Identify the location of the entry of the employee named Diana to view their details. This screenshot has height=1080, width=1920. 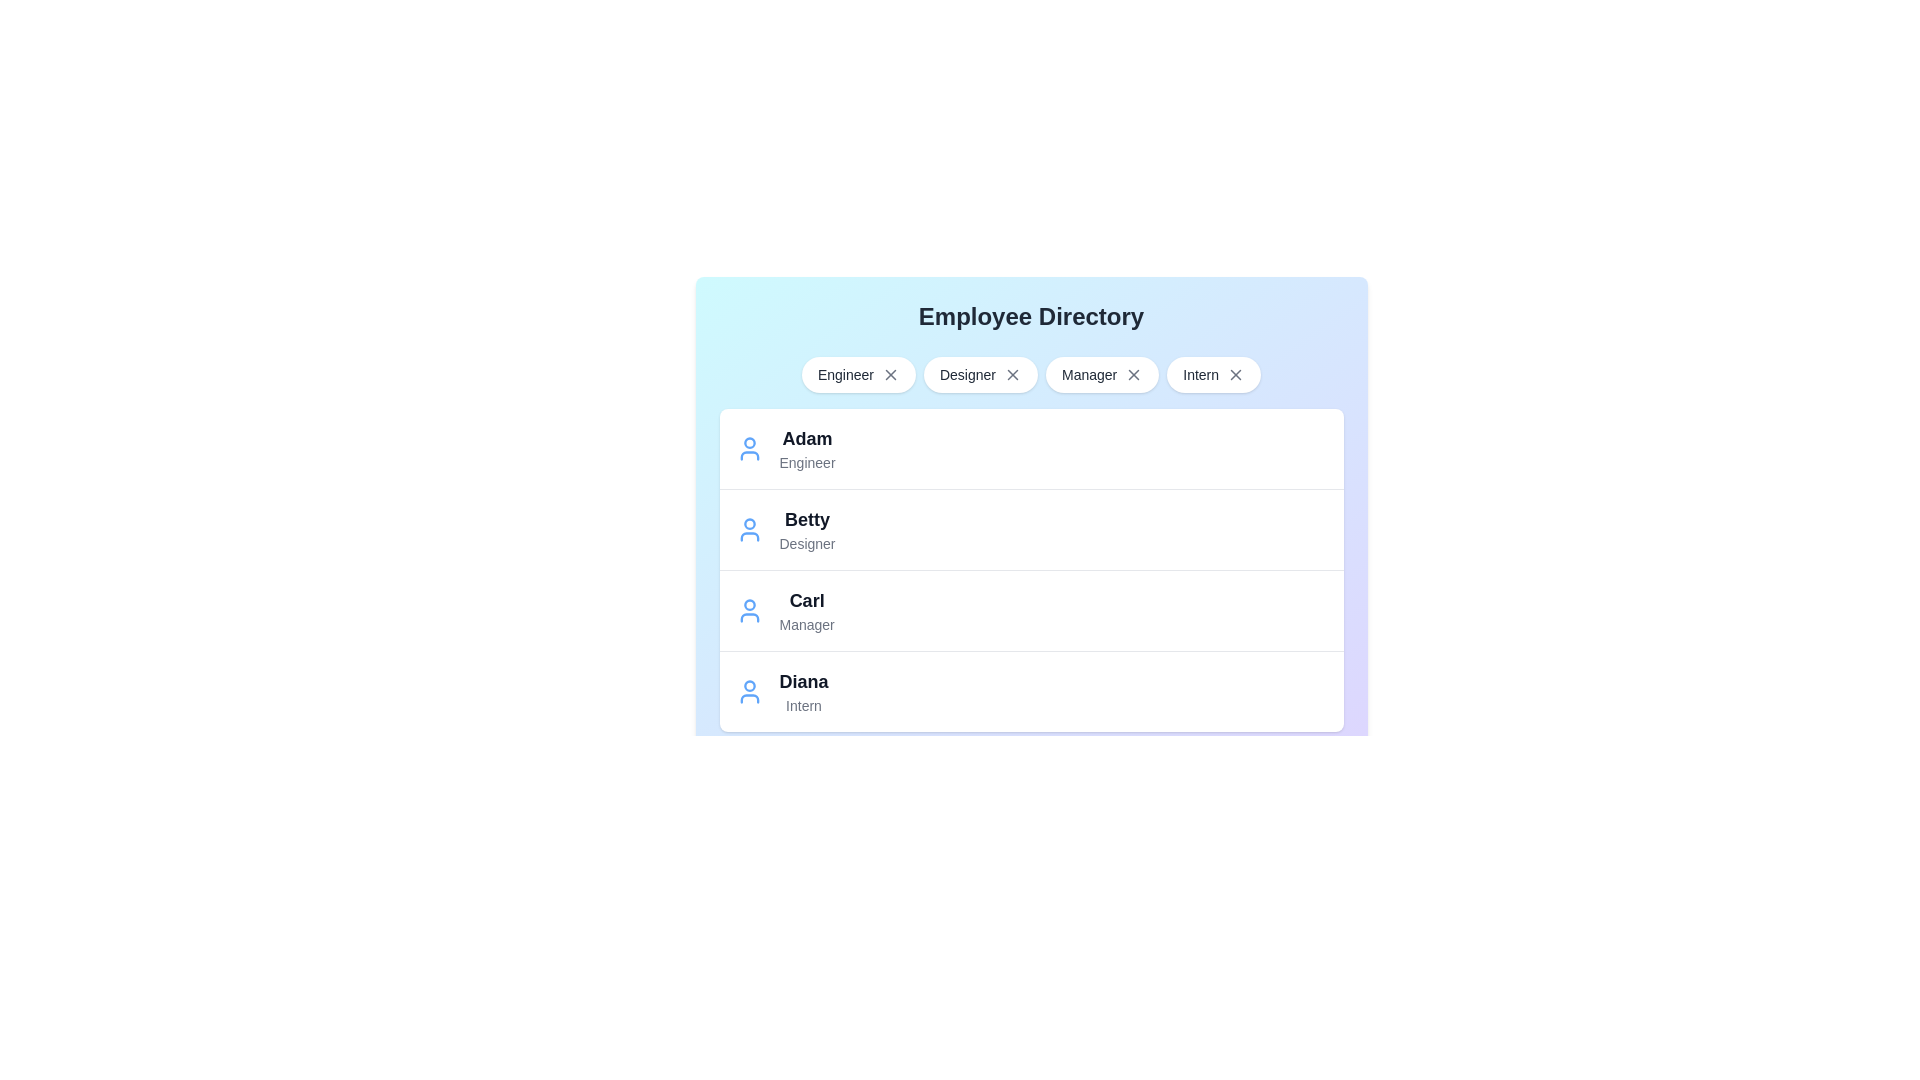
(748, 690).